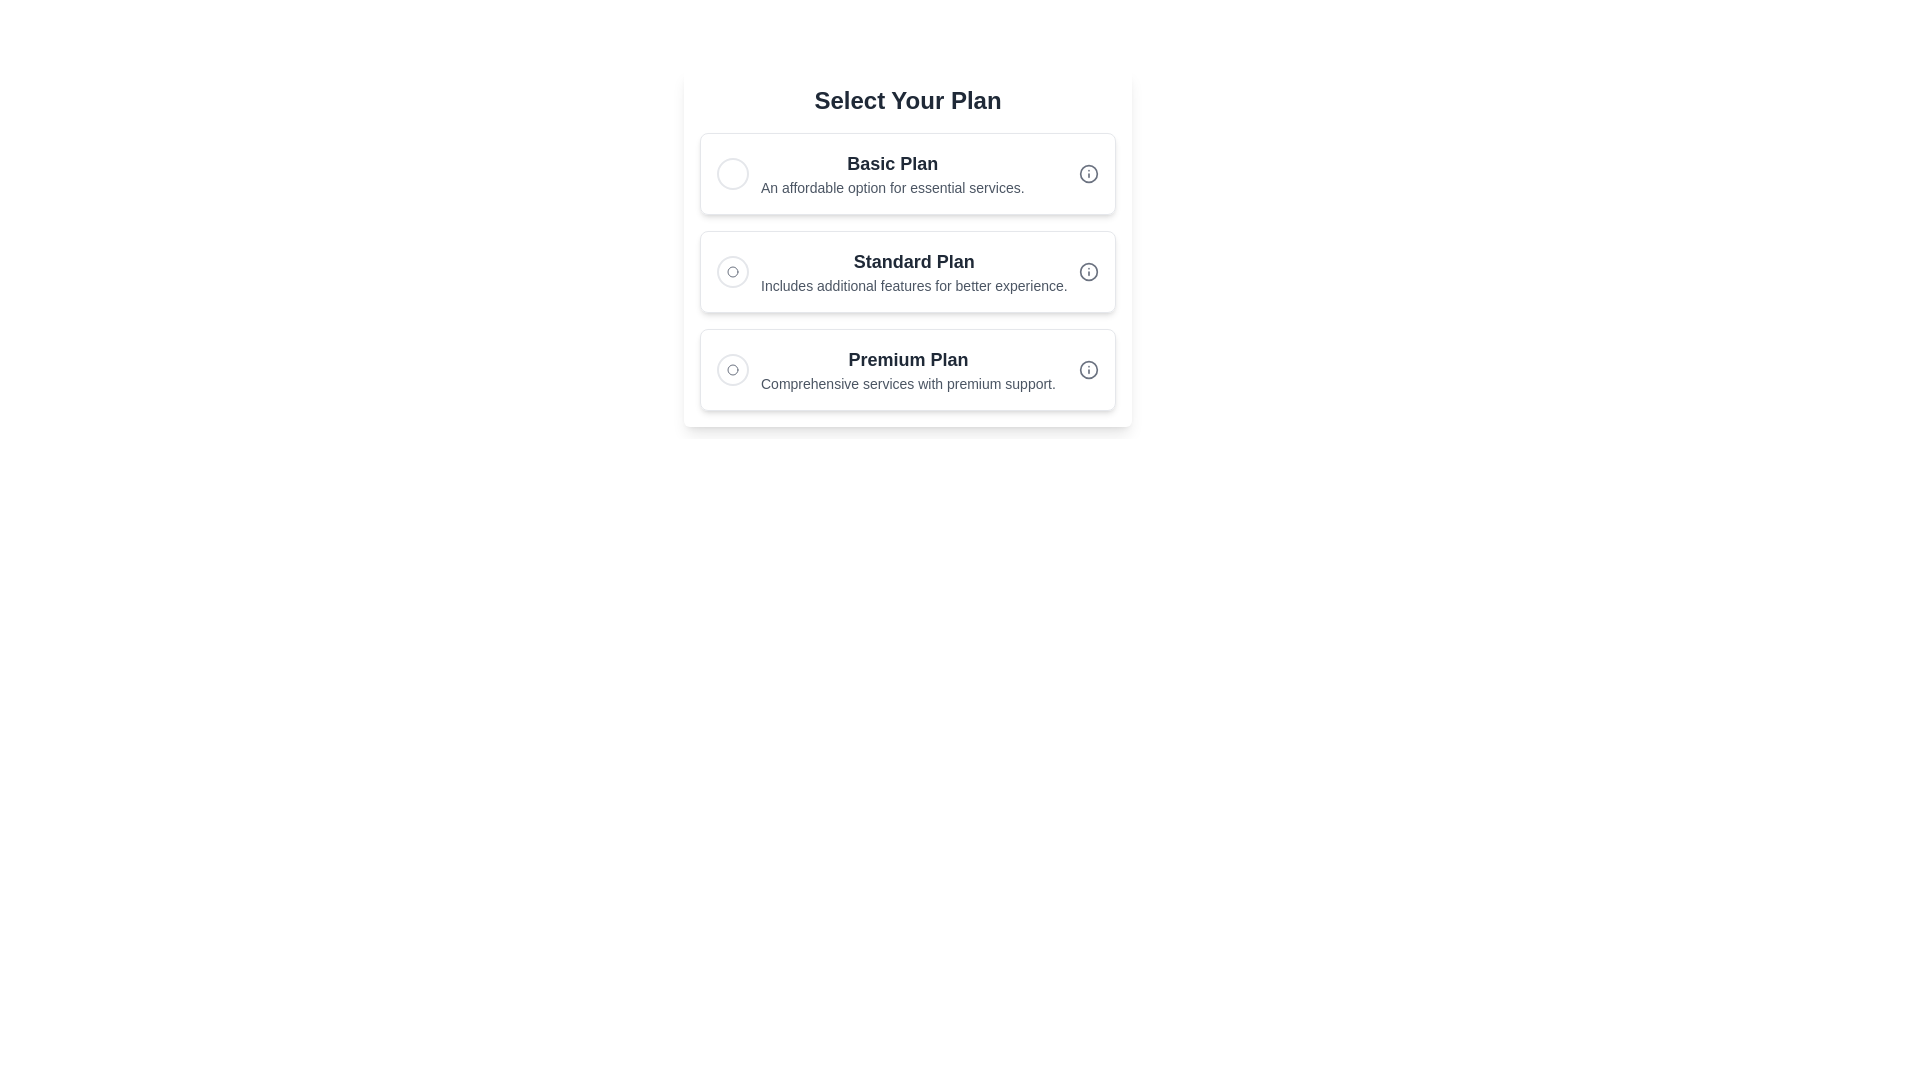  I want to click on the unselected 'Premium Plan' radio button, so click(732, 370).